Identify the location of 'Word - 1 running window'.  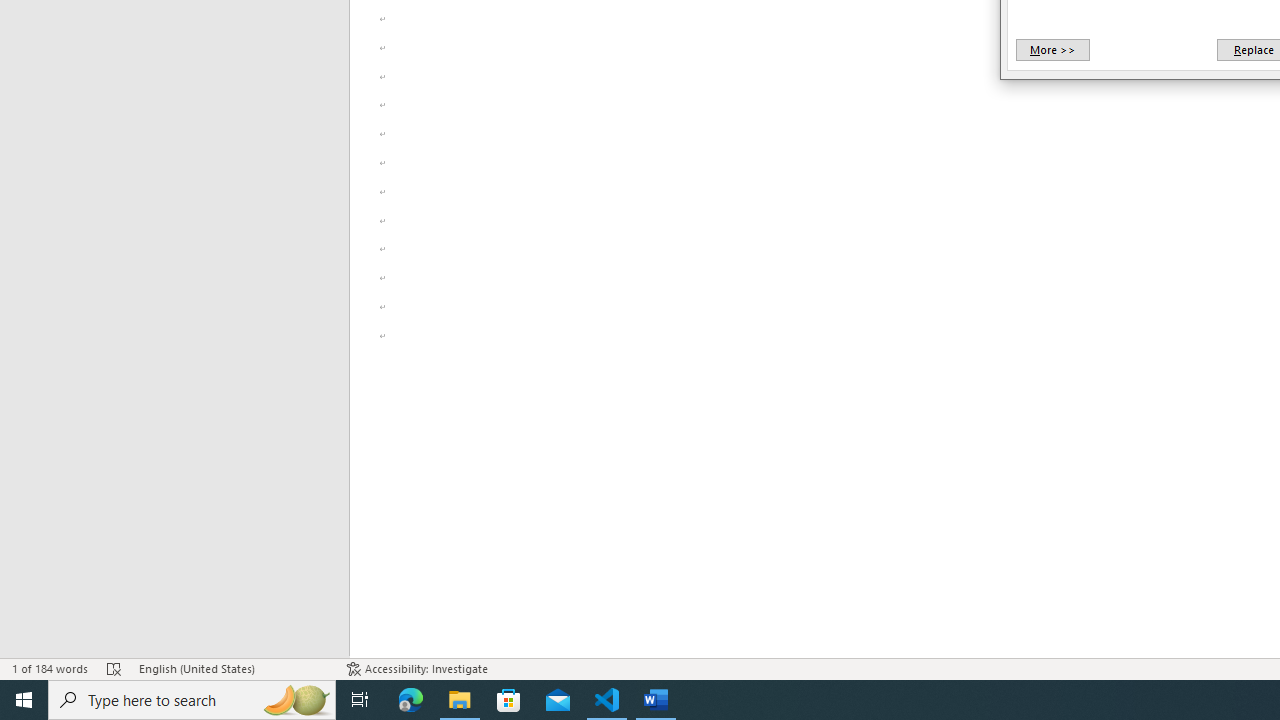
(656, 698).